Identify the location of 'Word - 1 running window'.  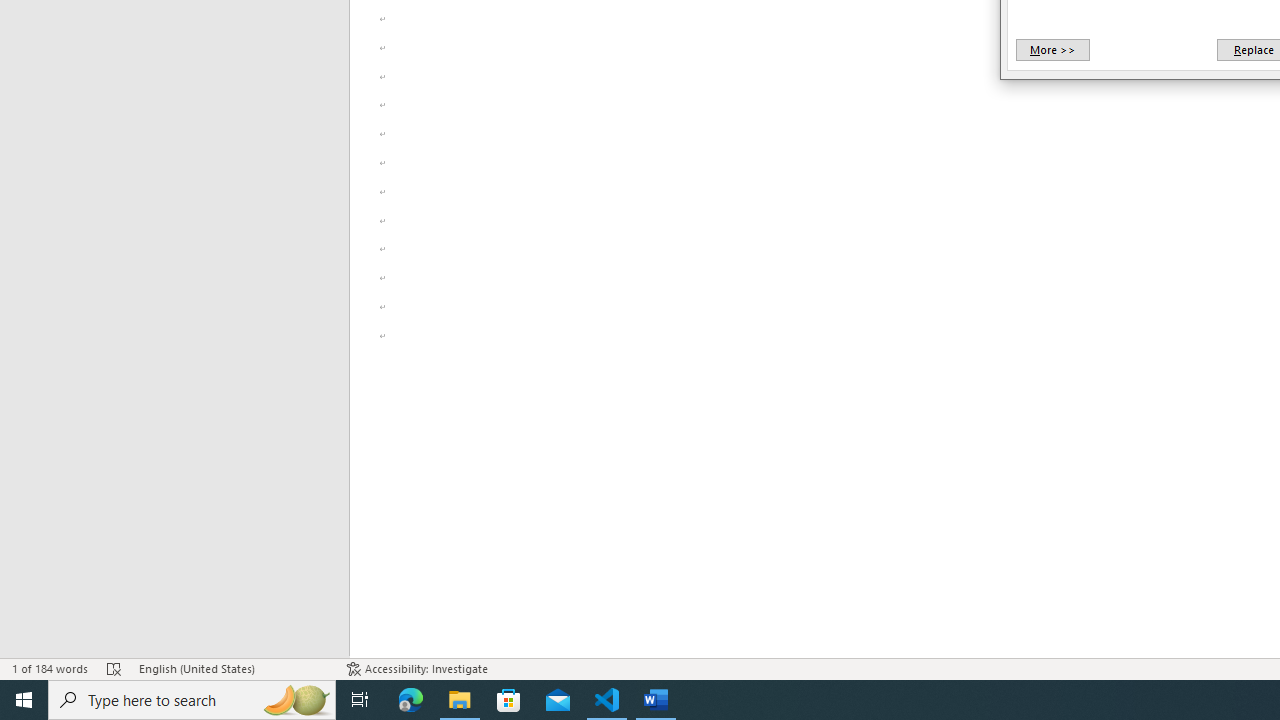
(656, 698).